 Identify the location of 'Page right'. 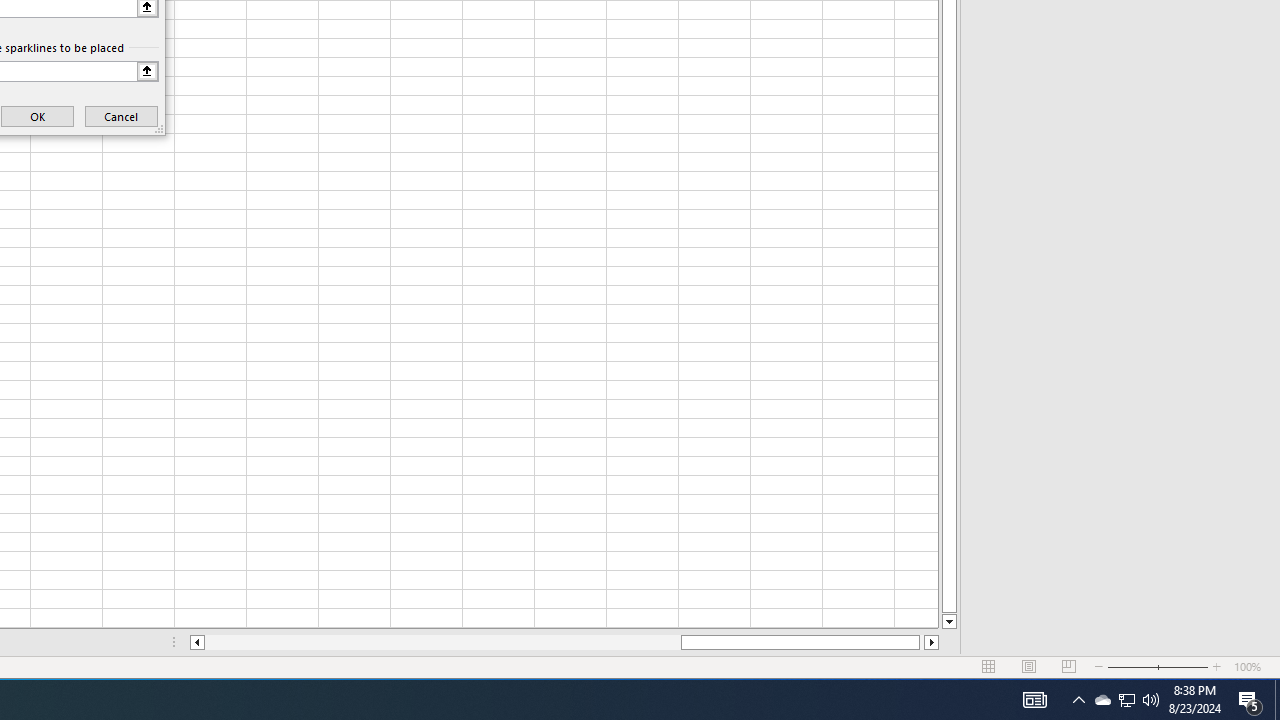
(921, 642).